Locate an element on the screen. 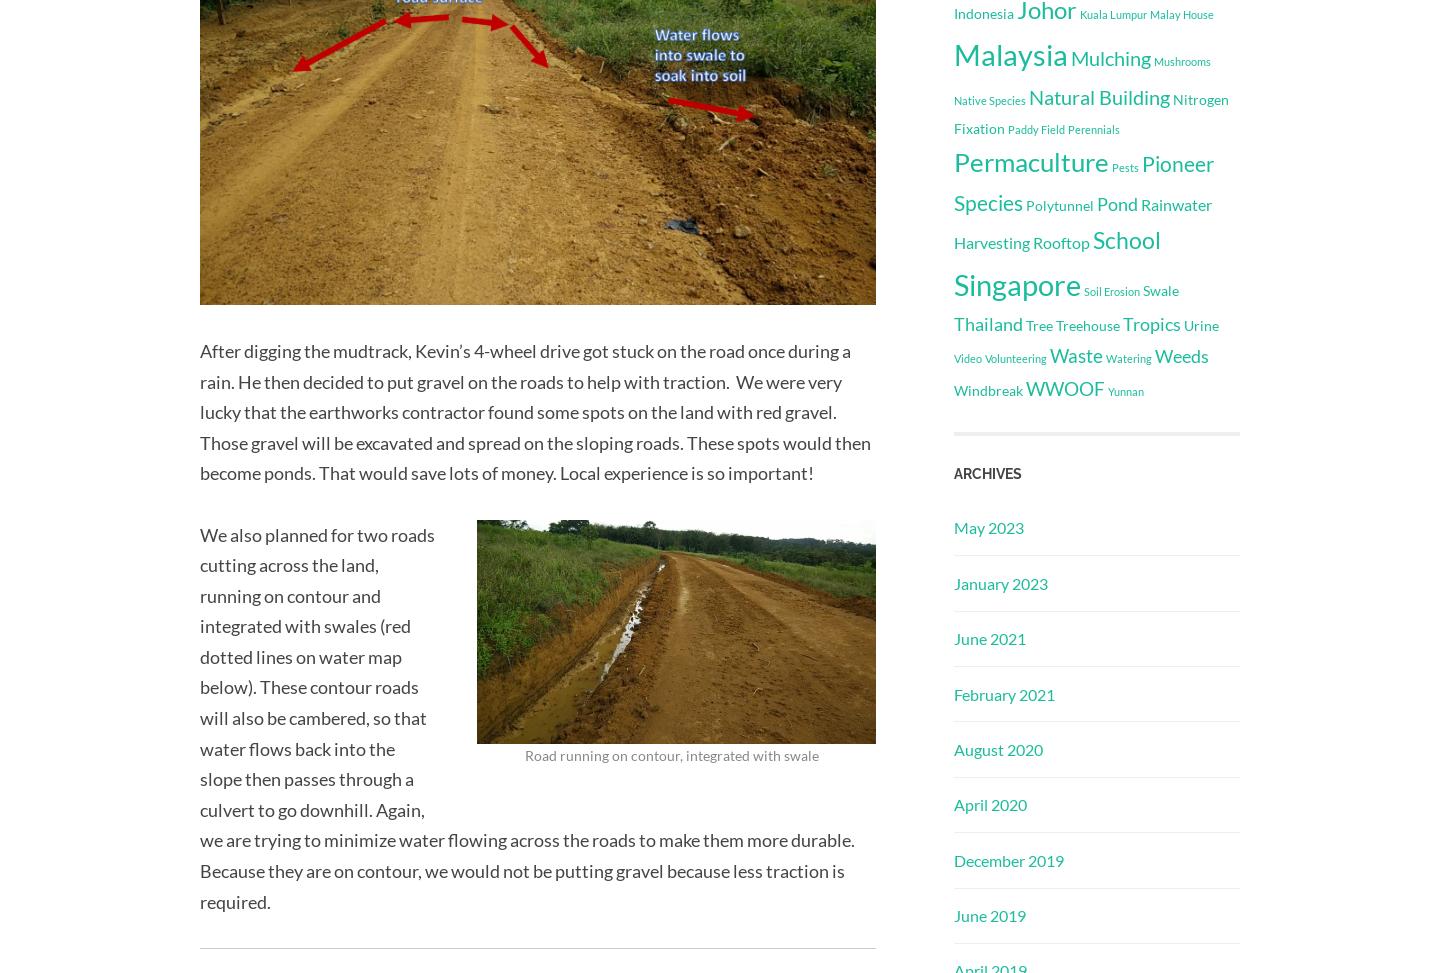 Image resolution: width=1440 pixels, height=973 pixels. 'Swale' is located at coordinates (1160, 290).